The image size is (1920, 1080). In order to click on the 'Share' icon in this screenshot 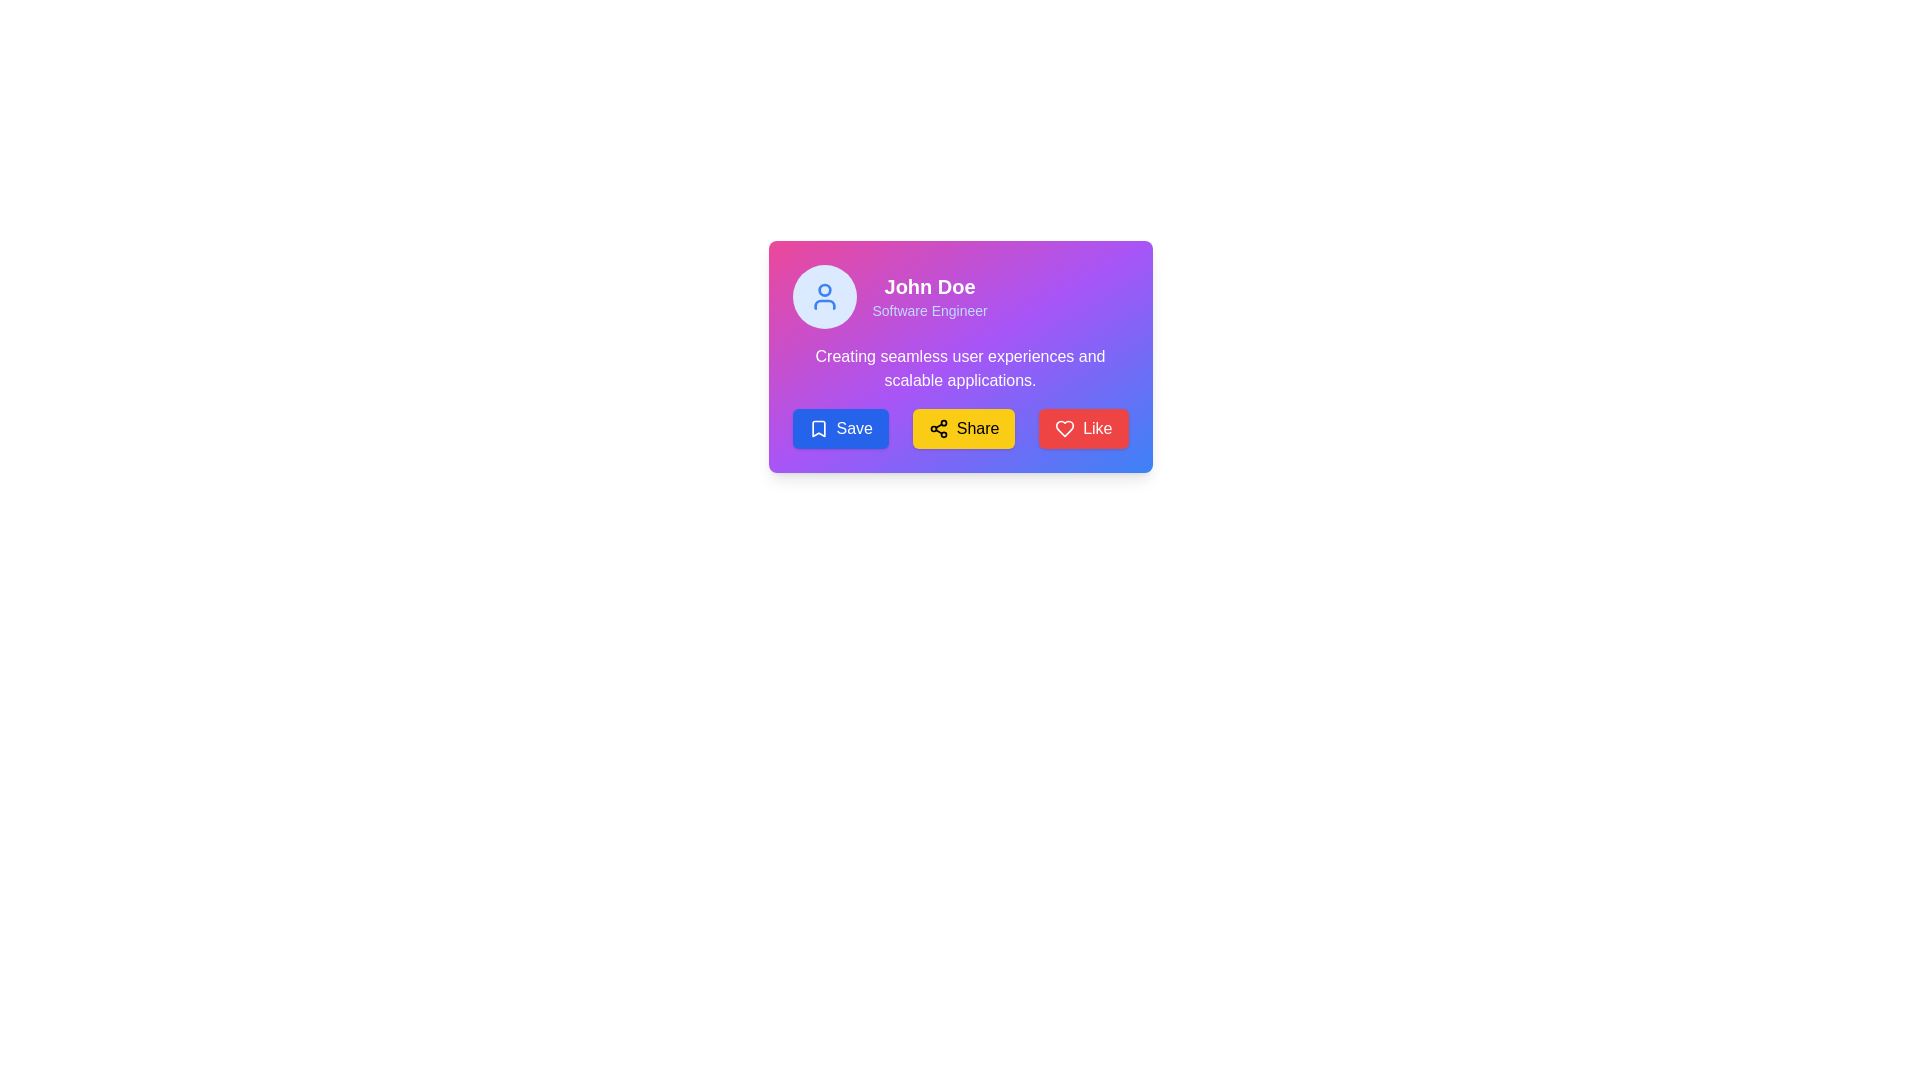, I will do `click(937, 427)`.